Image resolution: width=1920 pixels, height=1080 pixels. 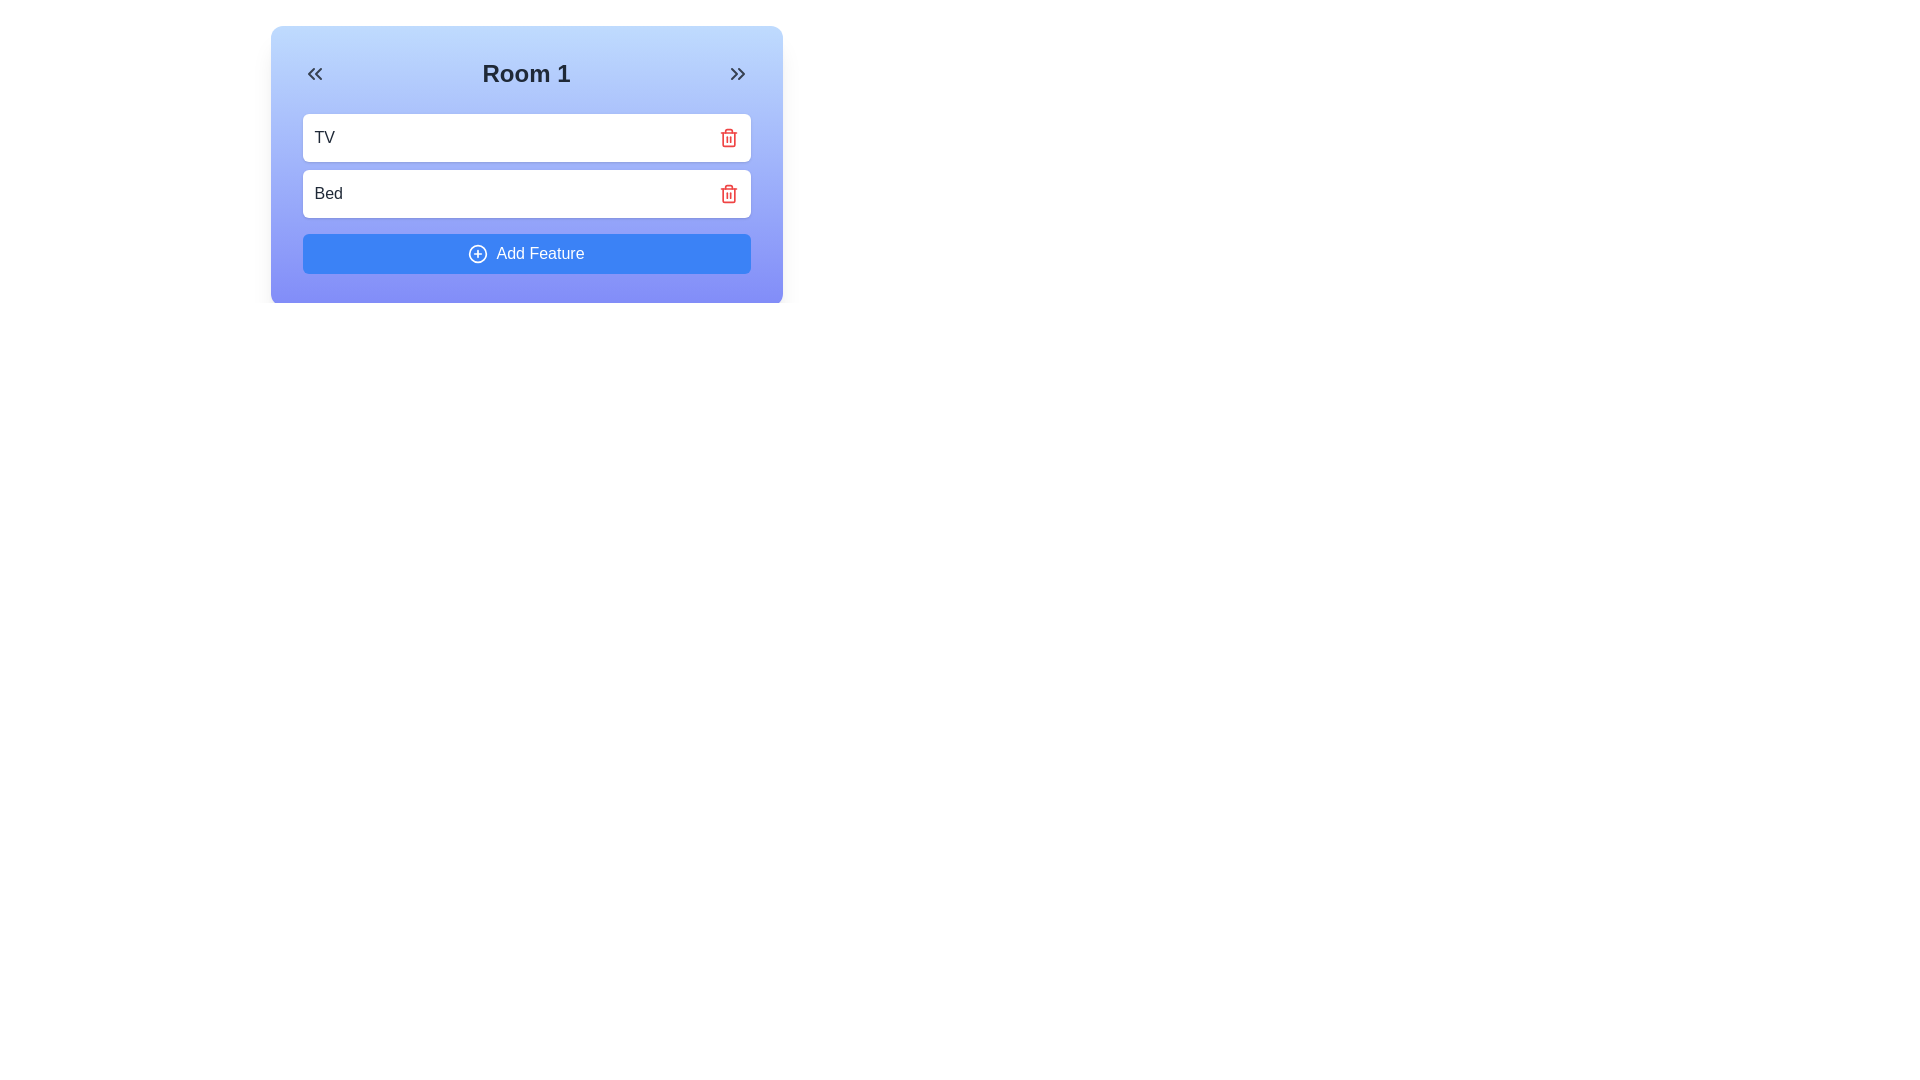 I want to click on the button located at the top right corner of the header section labeled 'Room 1' to change its color, so click(x=737, y=72).